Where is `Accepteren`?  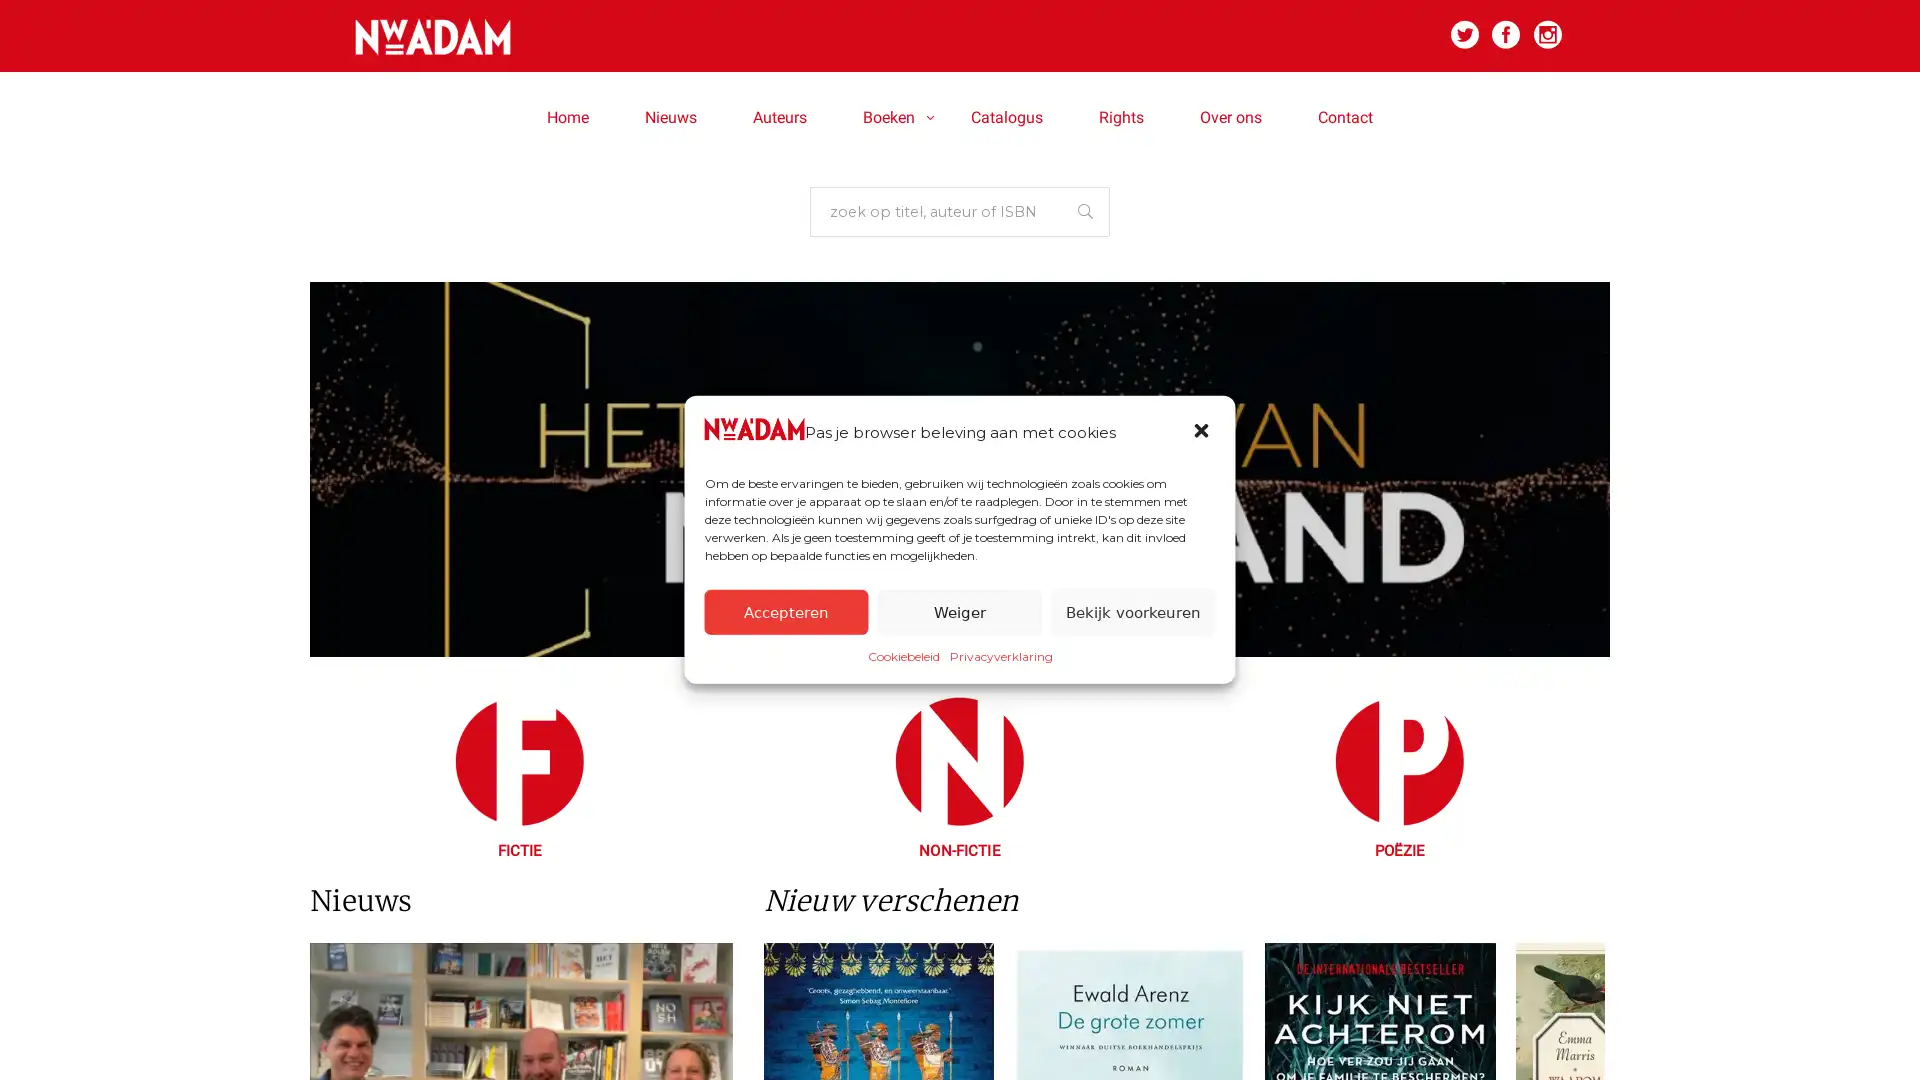
Accepteren is located at coordinates (785, 611).